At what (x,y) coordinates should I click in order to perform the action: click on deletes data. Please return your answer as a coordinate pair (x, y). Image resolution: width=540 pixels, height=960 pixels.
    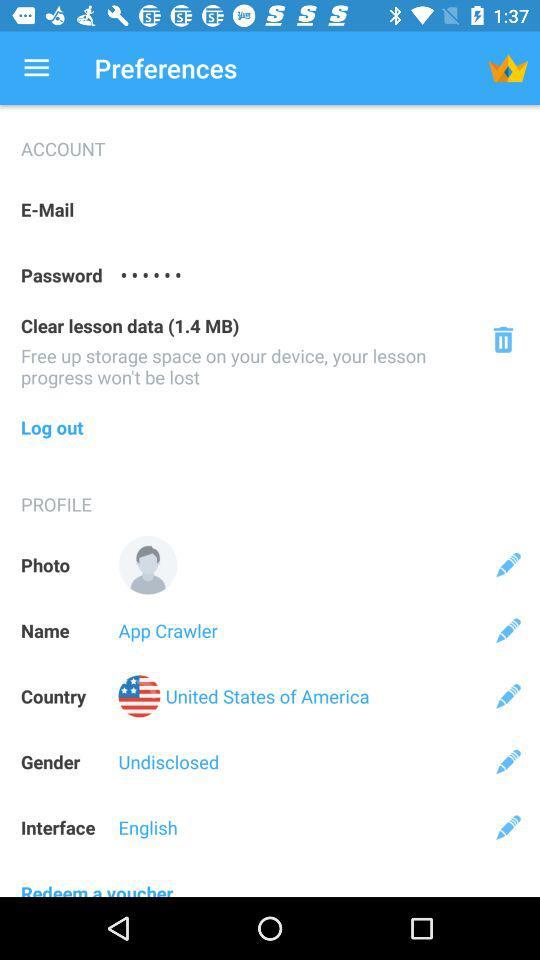
    Looking at the image, I should click on (502, 339).